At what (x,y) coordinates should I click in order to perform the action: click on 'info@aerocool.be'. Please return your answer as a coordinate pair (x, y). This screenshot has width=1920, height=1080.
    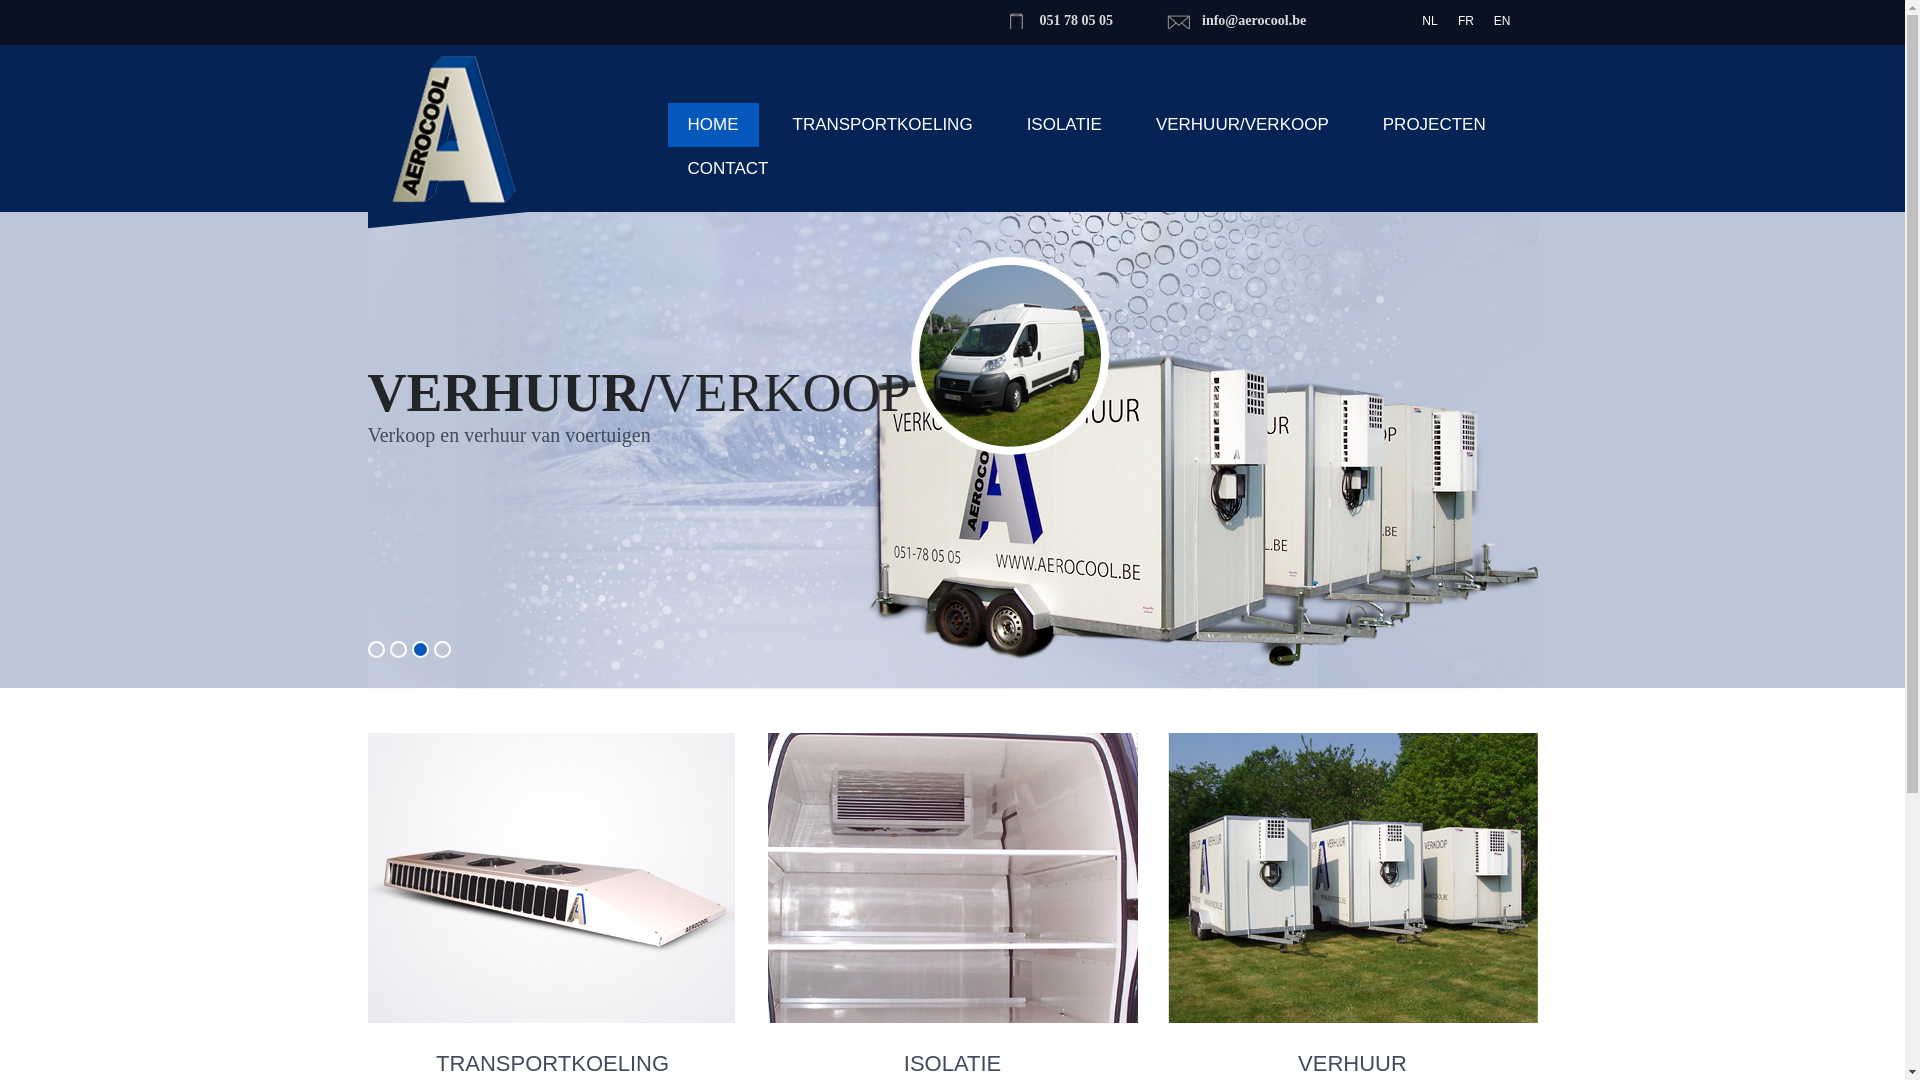
    Looking at the image, I should click on (1252, 20).